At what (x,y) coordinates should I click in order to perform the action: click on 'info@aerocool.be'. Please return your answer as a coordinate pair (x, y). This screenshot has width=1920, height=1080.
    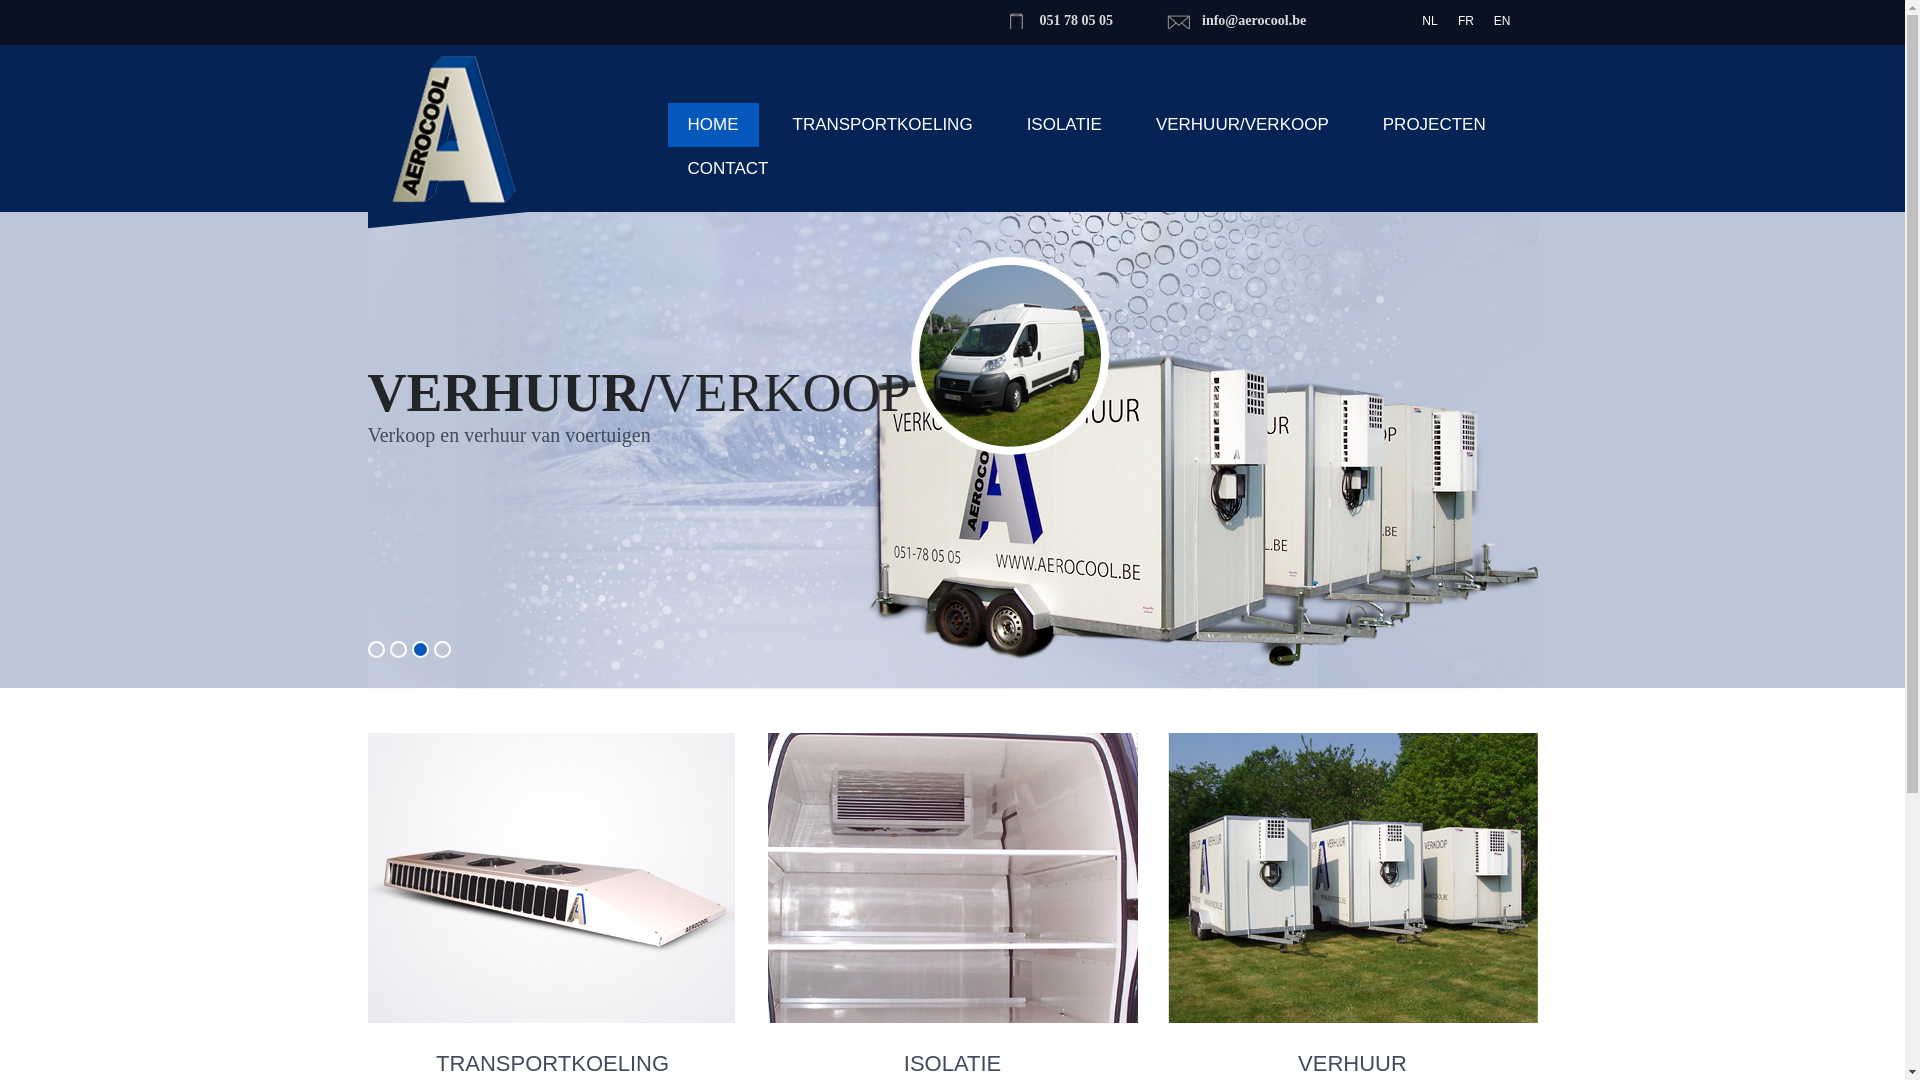
    Looking at the image, I should click on (1252, 20).